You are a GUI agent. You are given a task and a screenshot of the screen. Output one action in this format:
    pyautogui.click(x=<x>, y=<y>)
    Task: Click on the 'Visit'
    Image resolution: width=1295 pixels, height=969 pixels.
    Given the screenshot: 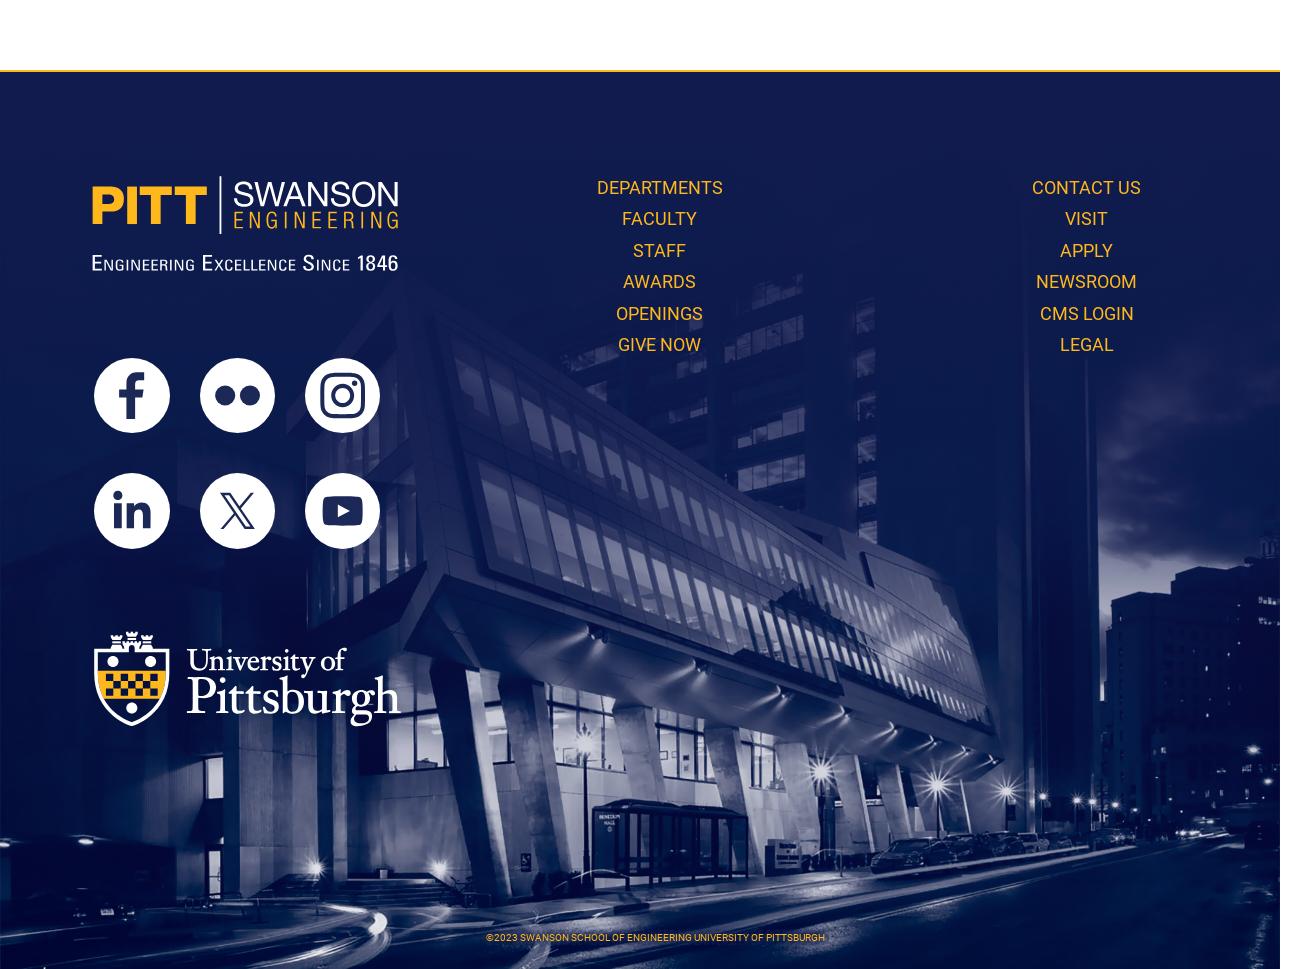 What is the action you would take?
    pyautogui.click(x=1086, y=218)
    